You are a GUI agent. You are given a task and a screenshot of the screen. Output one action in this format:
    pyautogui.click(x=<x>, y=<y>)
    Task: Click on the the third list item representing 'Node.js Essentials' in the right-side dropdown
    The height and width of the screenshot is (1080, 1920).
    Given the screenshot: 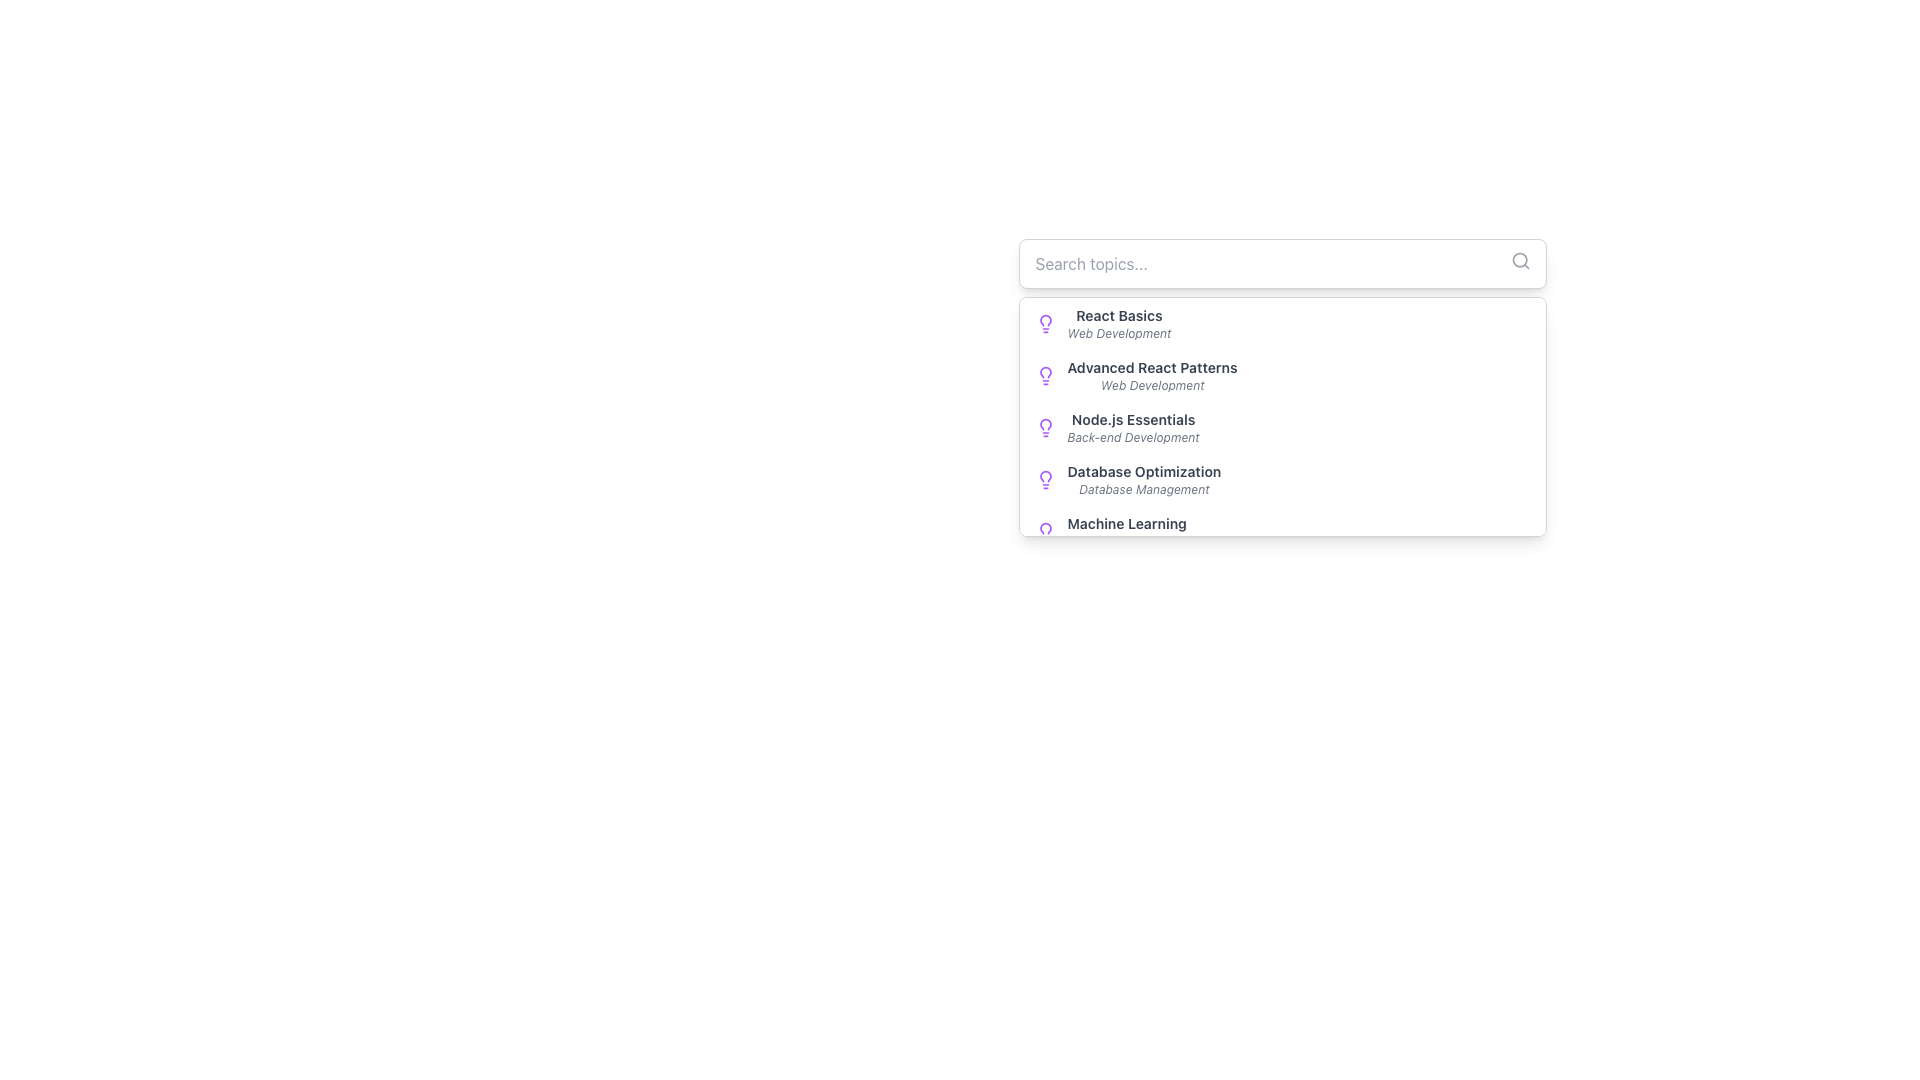 What is the action you would take?
    pyautogui.click(x=1133, y=427)
    